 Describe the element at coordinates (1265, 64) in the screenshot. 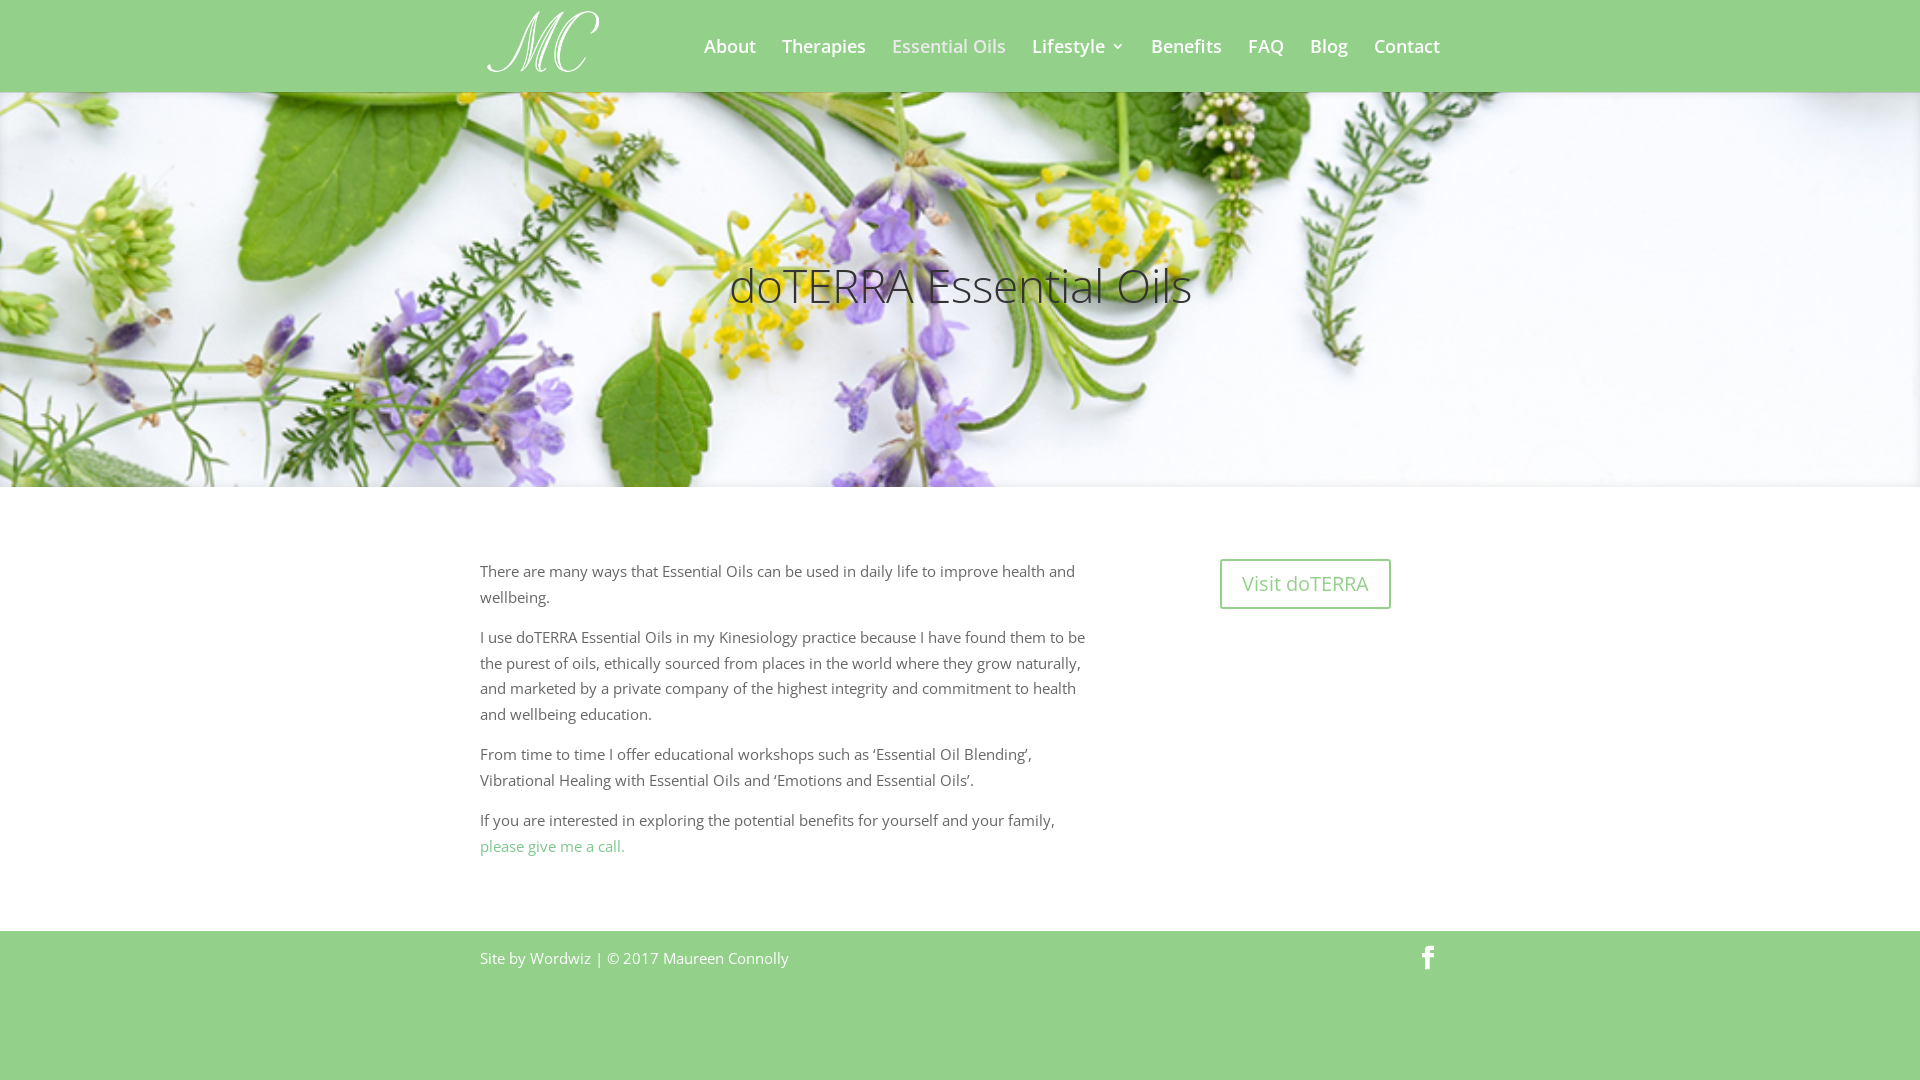

I see `'FAQ'` at that location.